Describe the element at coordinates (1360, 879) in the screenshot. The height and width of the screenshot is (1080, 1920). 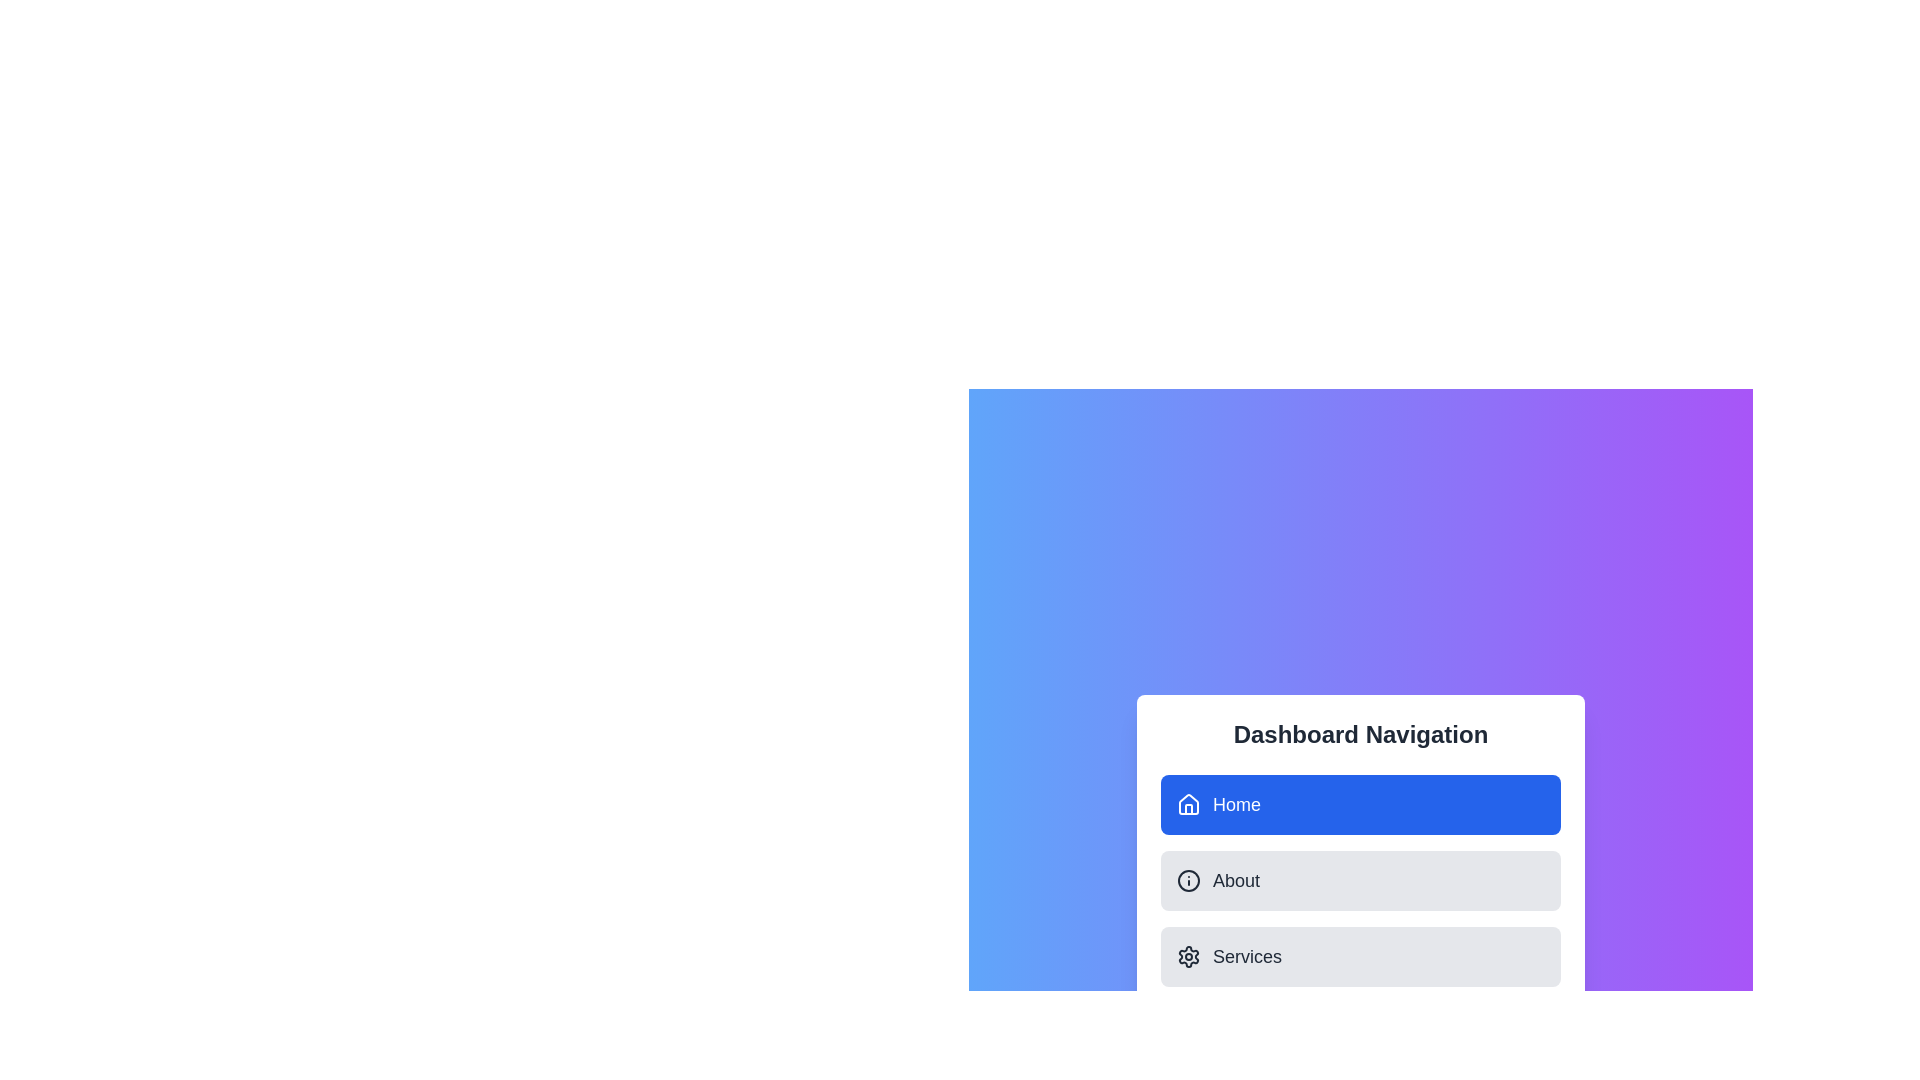
I see `the 'About' button, which is the second button in the navigation section, located below the 'Home' button and above the 'Services' button` at that location.